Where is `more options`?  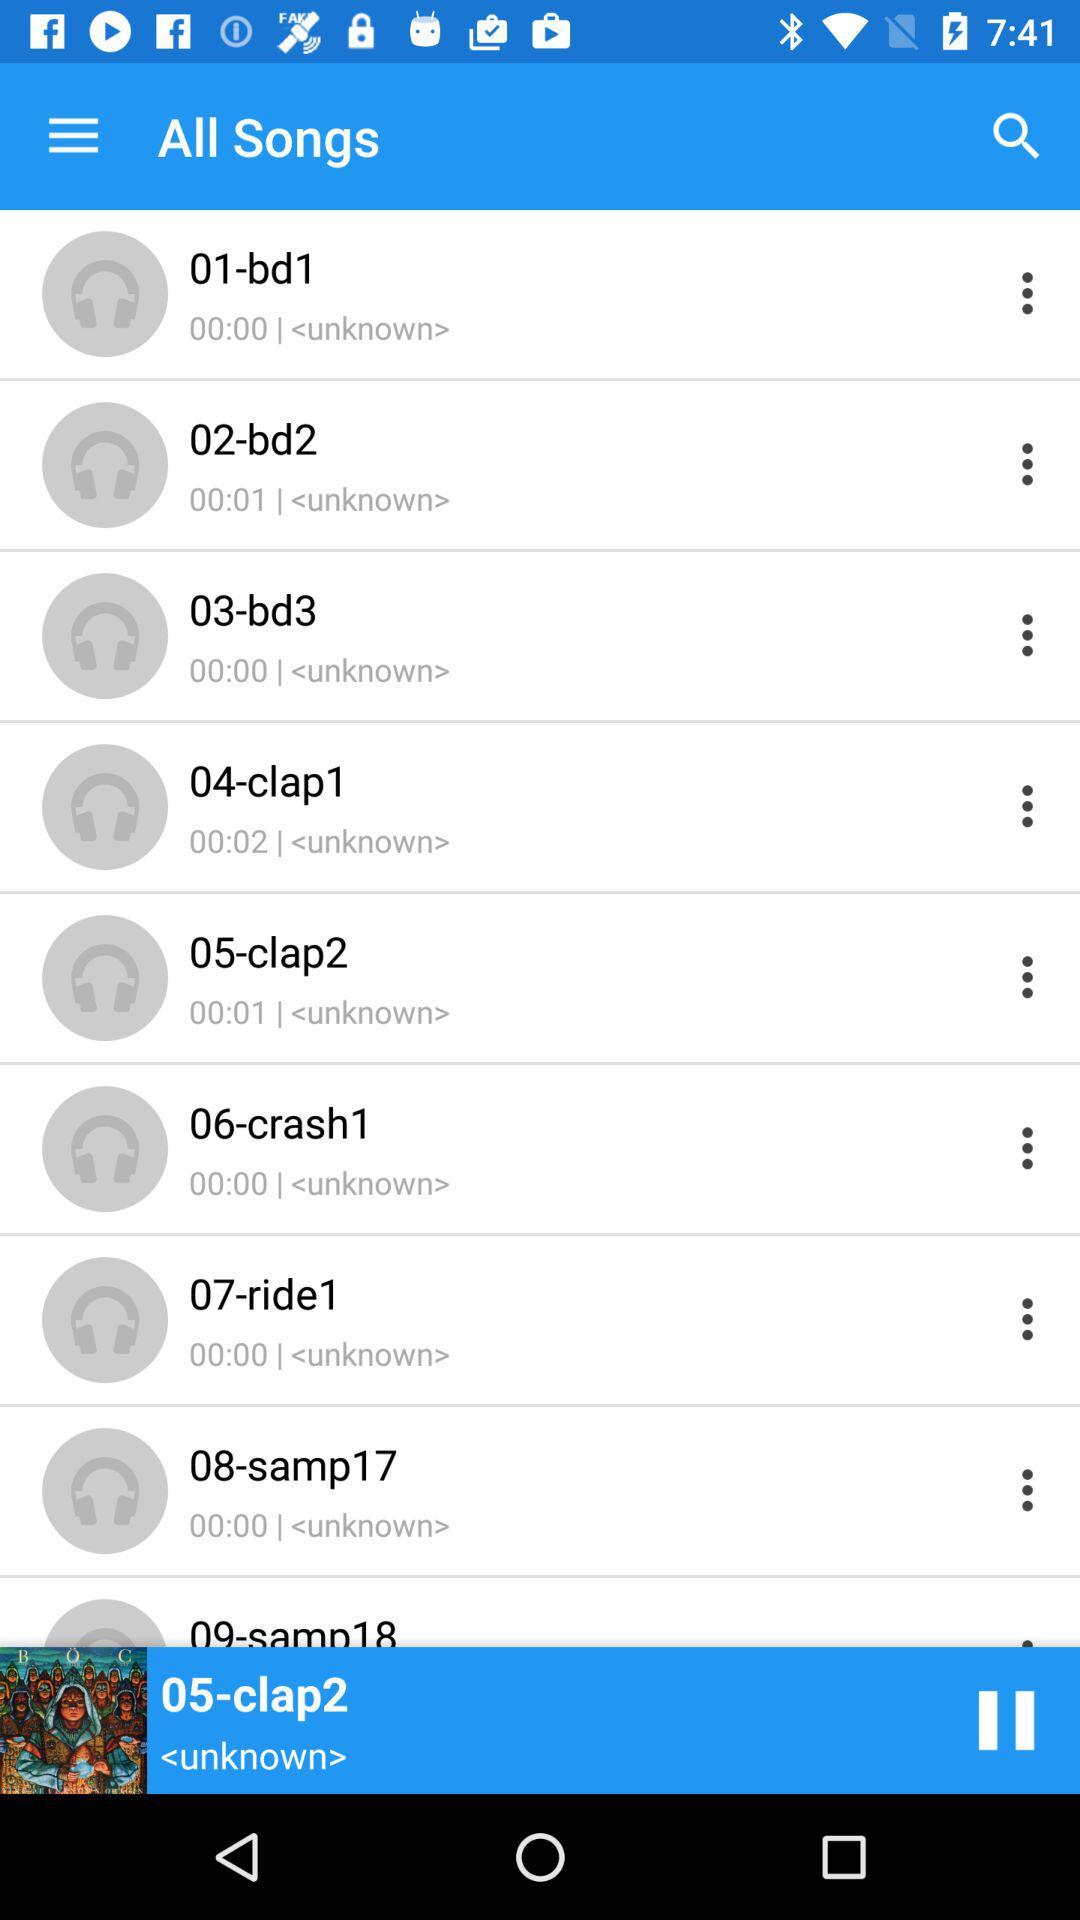
more options is located at coordinates (1027, 463).